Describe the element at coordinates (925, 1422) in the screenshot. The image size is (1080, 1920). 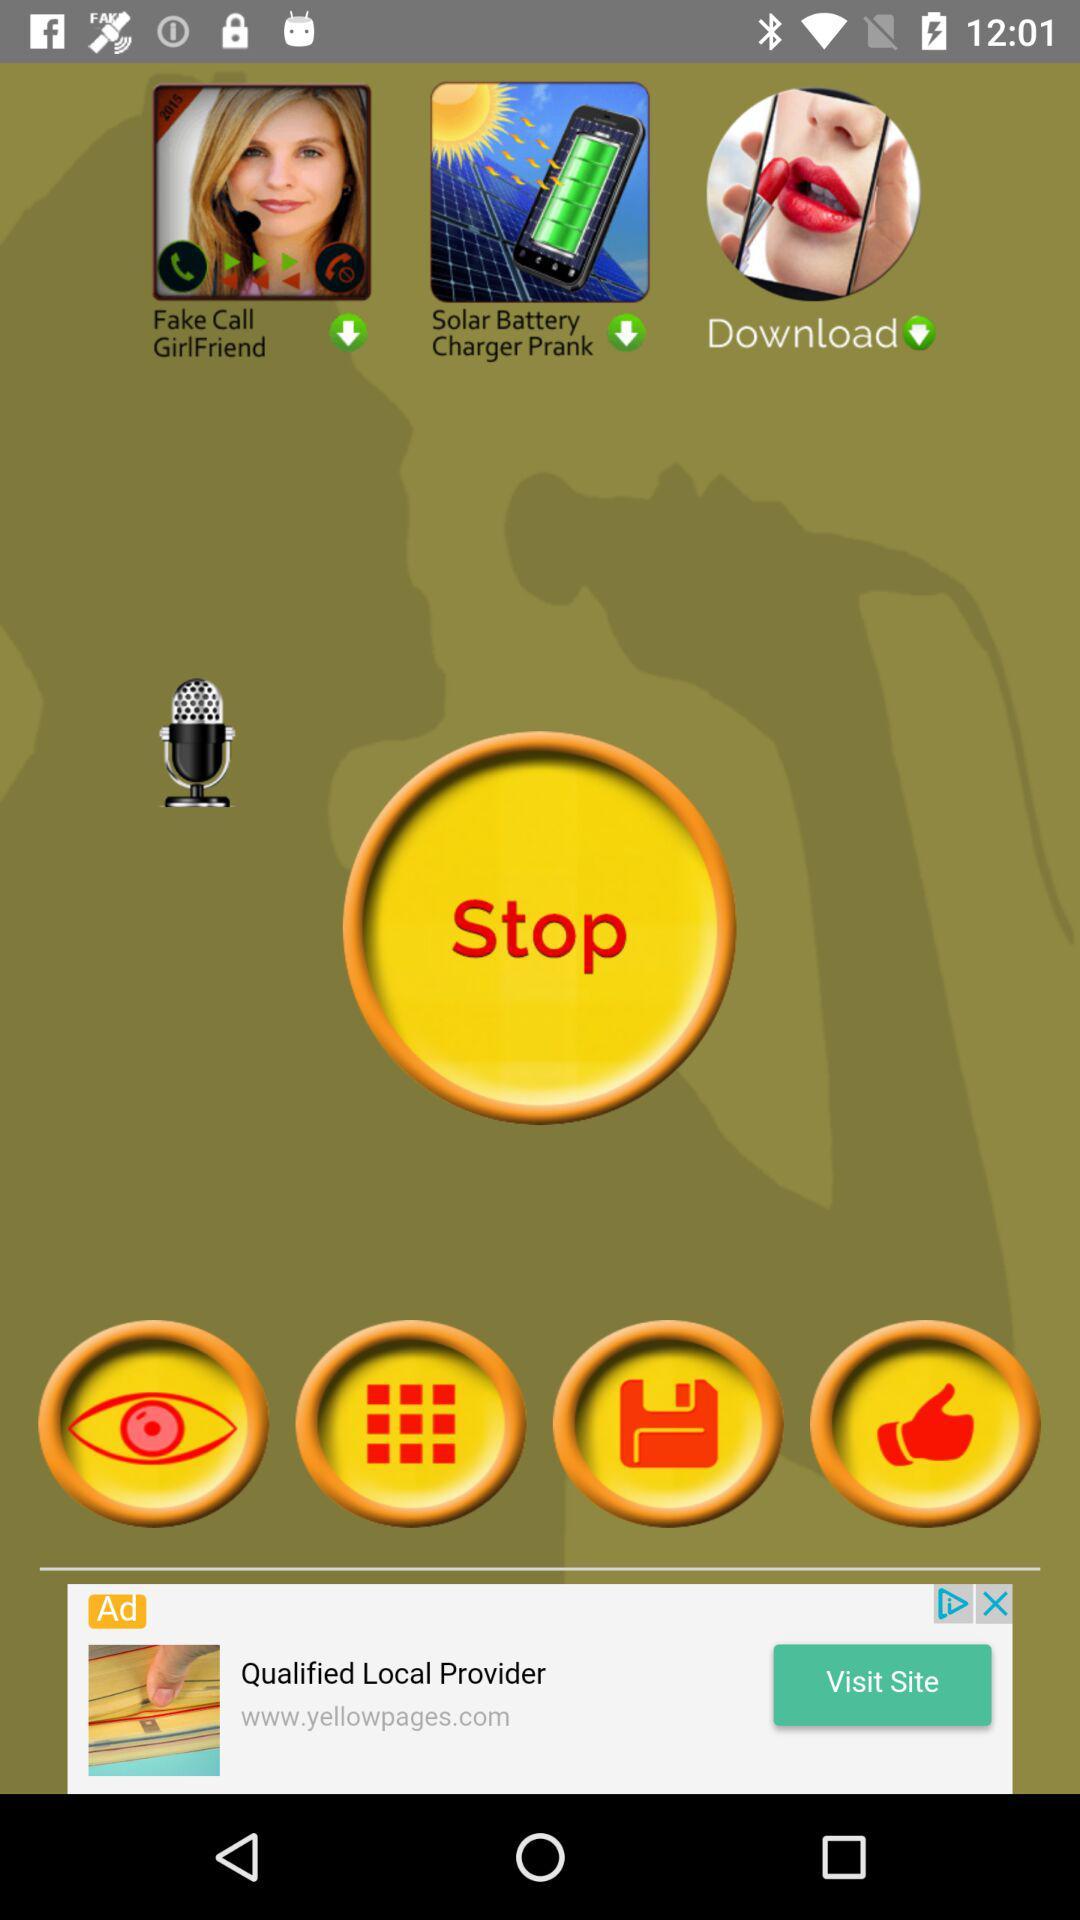
I see `like us` at that location.